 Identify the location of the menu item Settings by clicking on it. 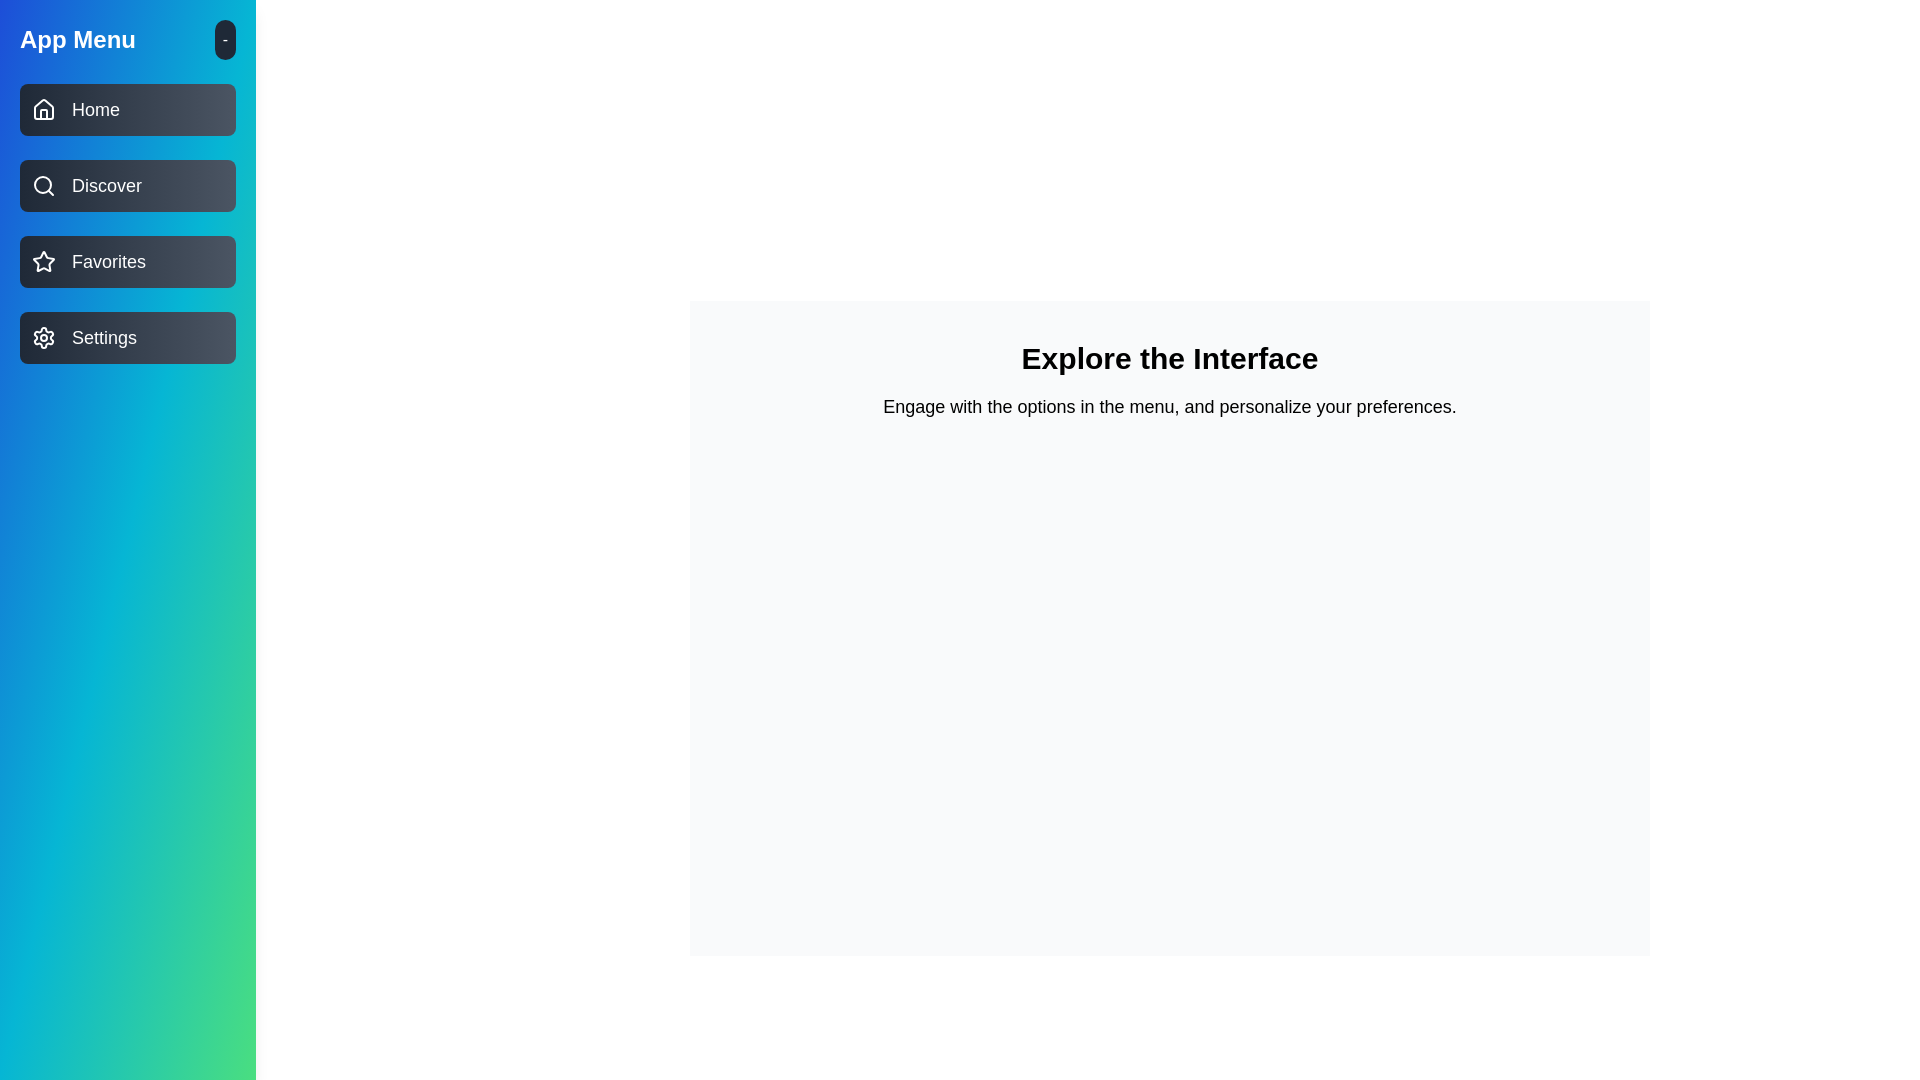
(127, 337).